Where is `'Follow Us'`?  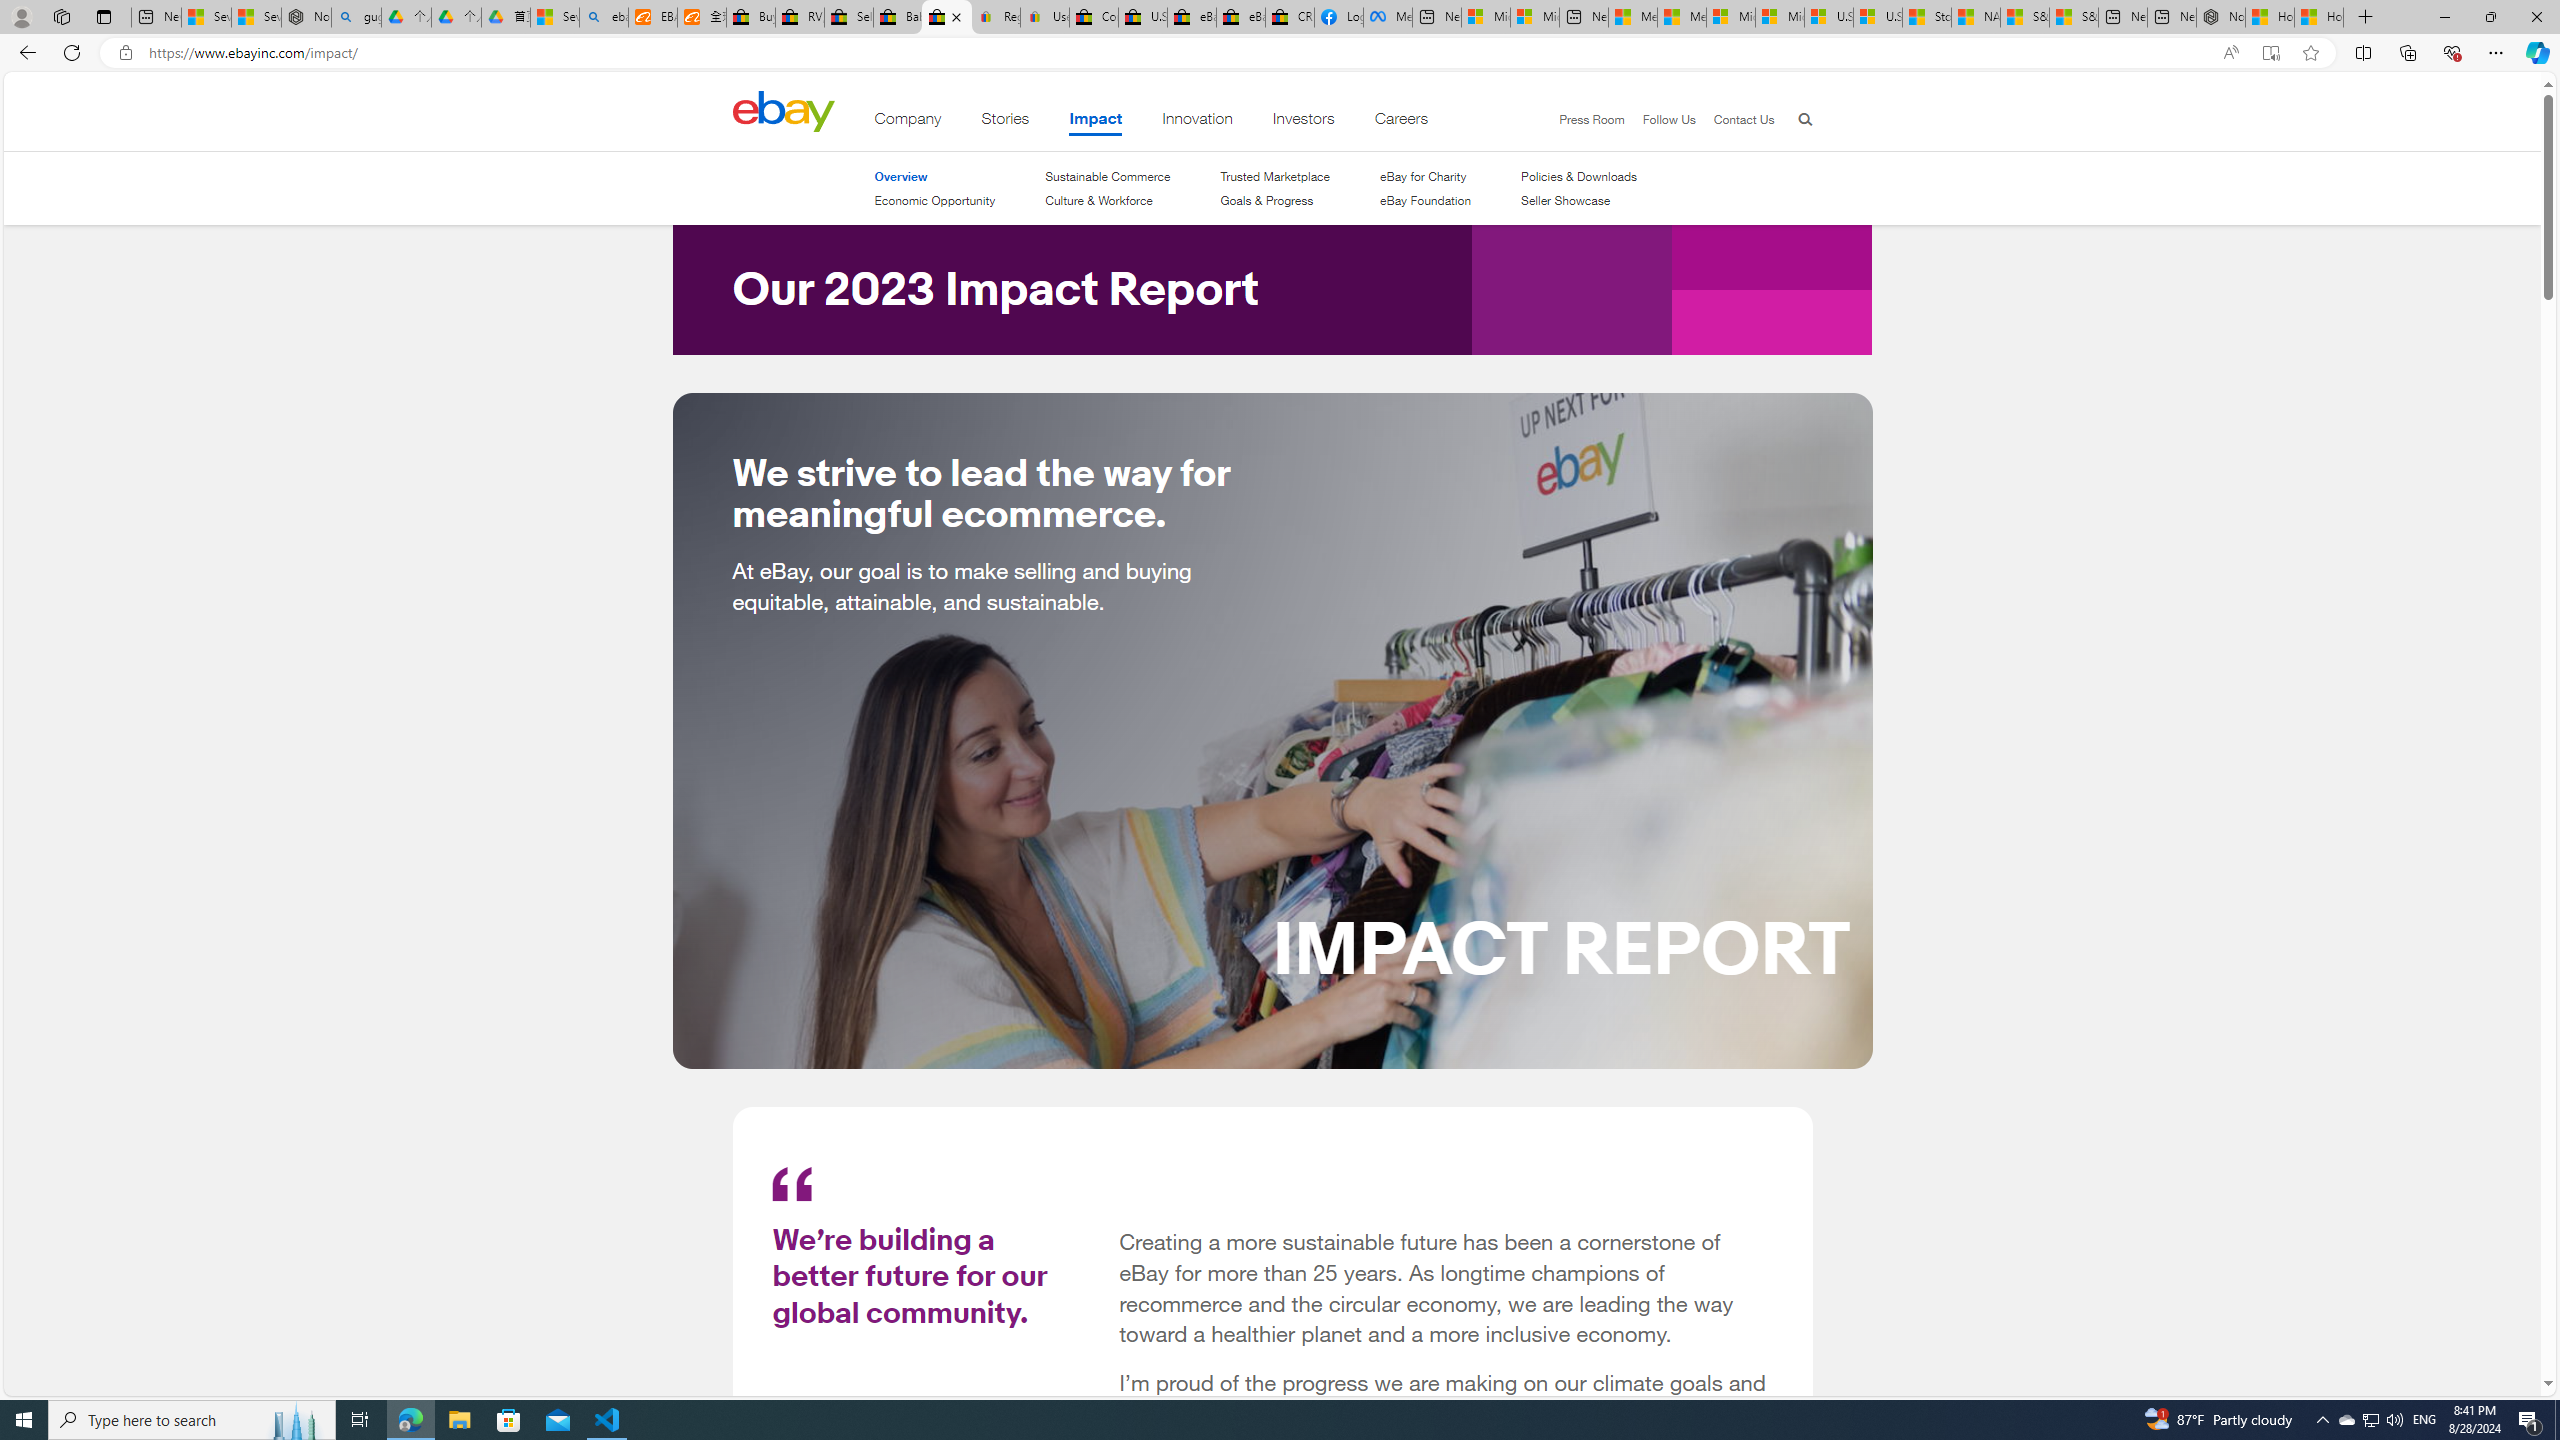 'Follow Us' is located at coordinates (1658, 119).